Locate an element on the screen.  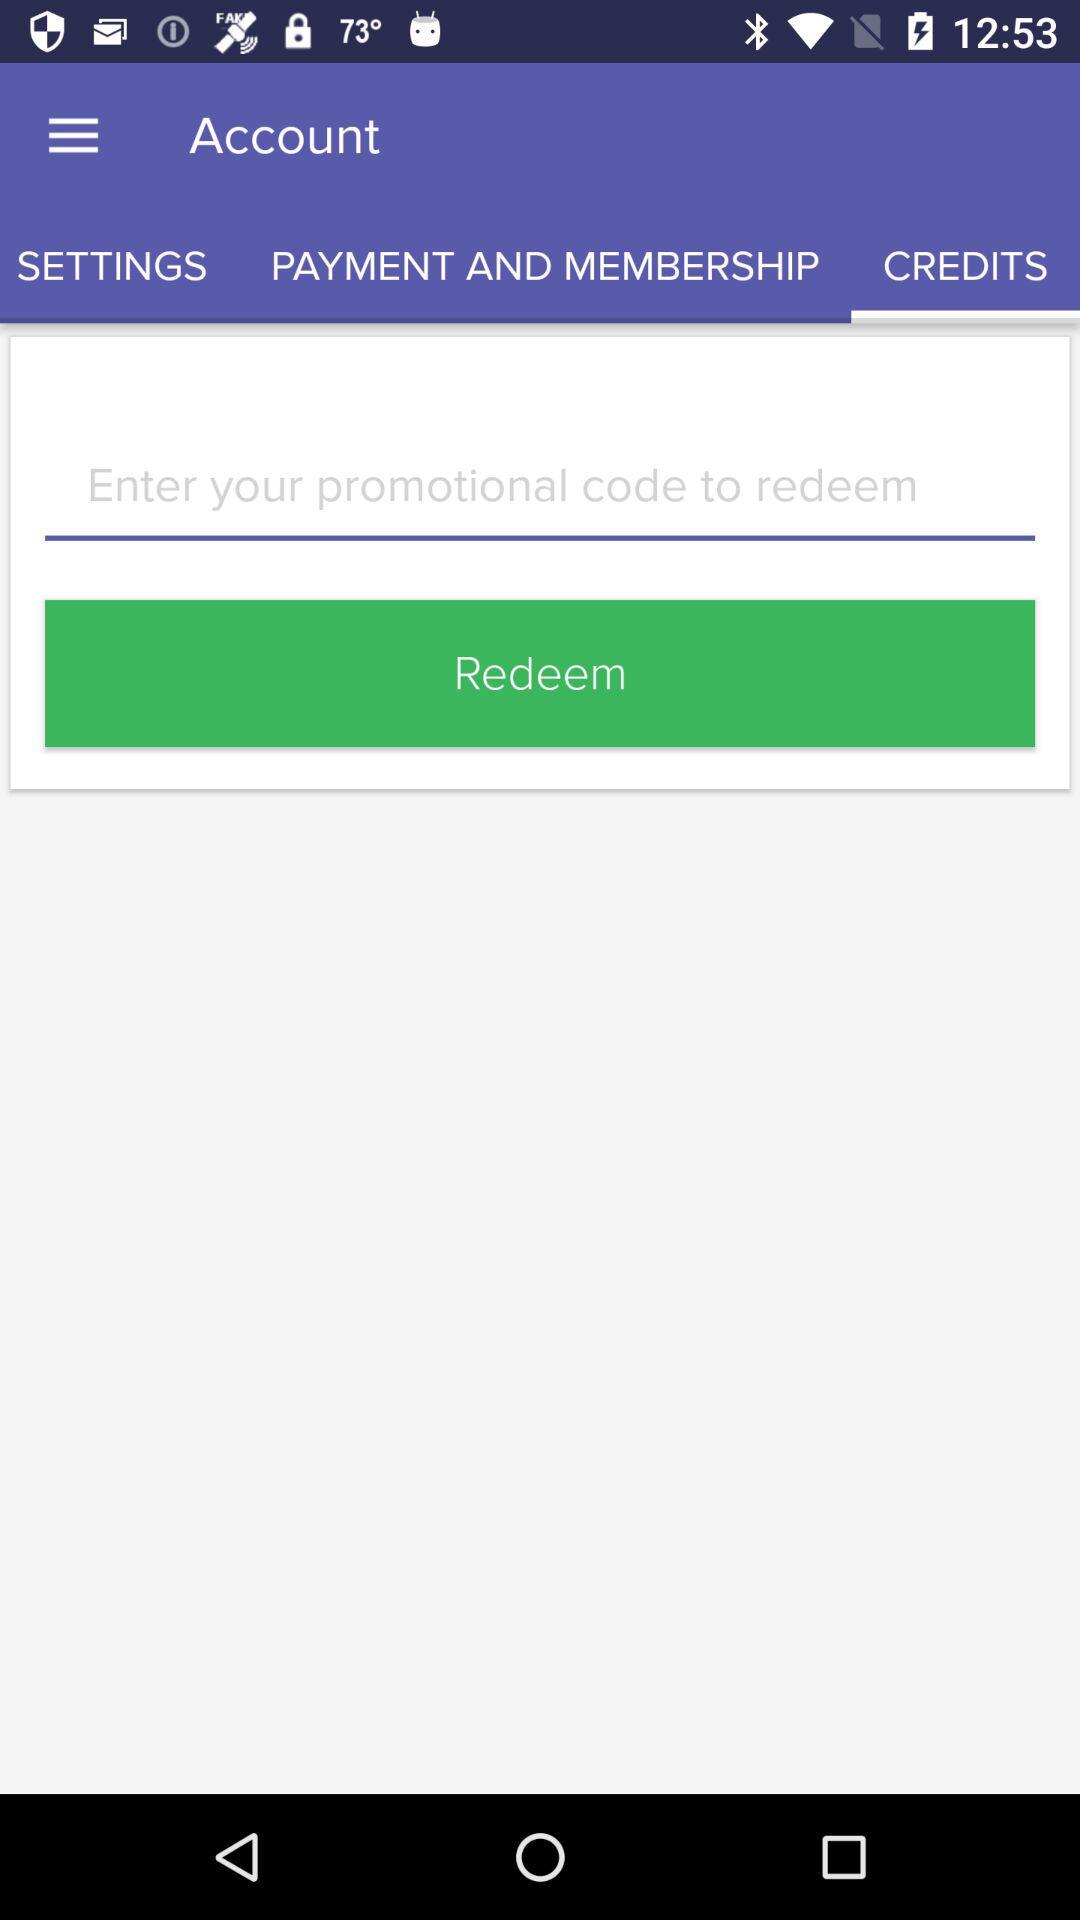
promo codr is located at coordinates (540, 499).